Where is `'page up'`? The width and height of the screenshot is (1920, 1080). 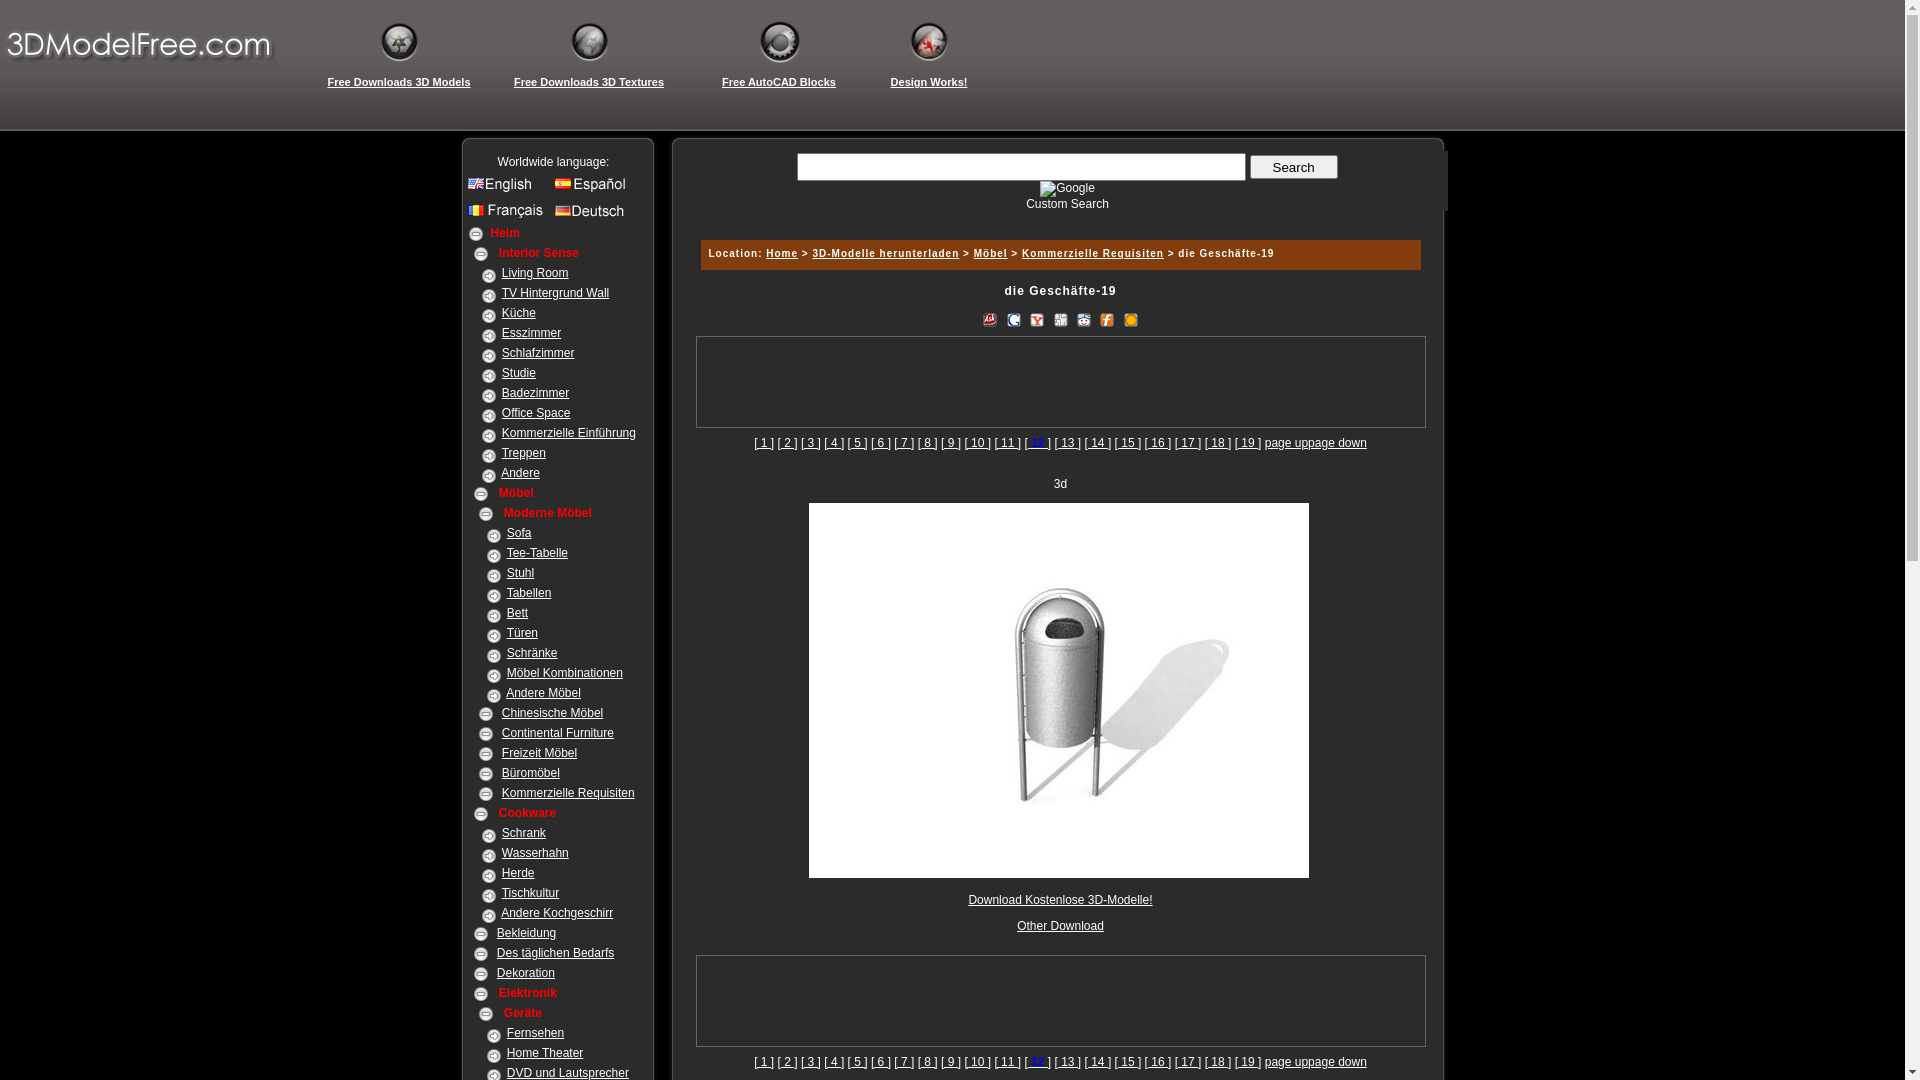 'page up' is located at coordinates (1286, 1060).